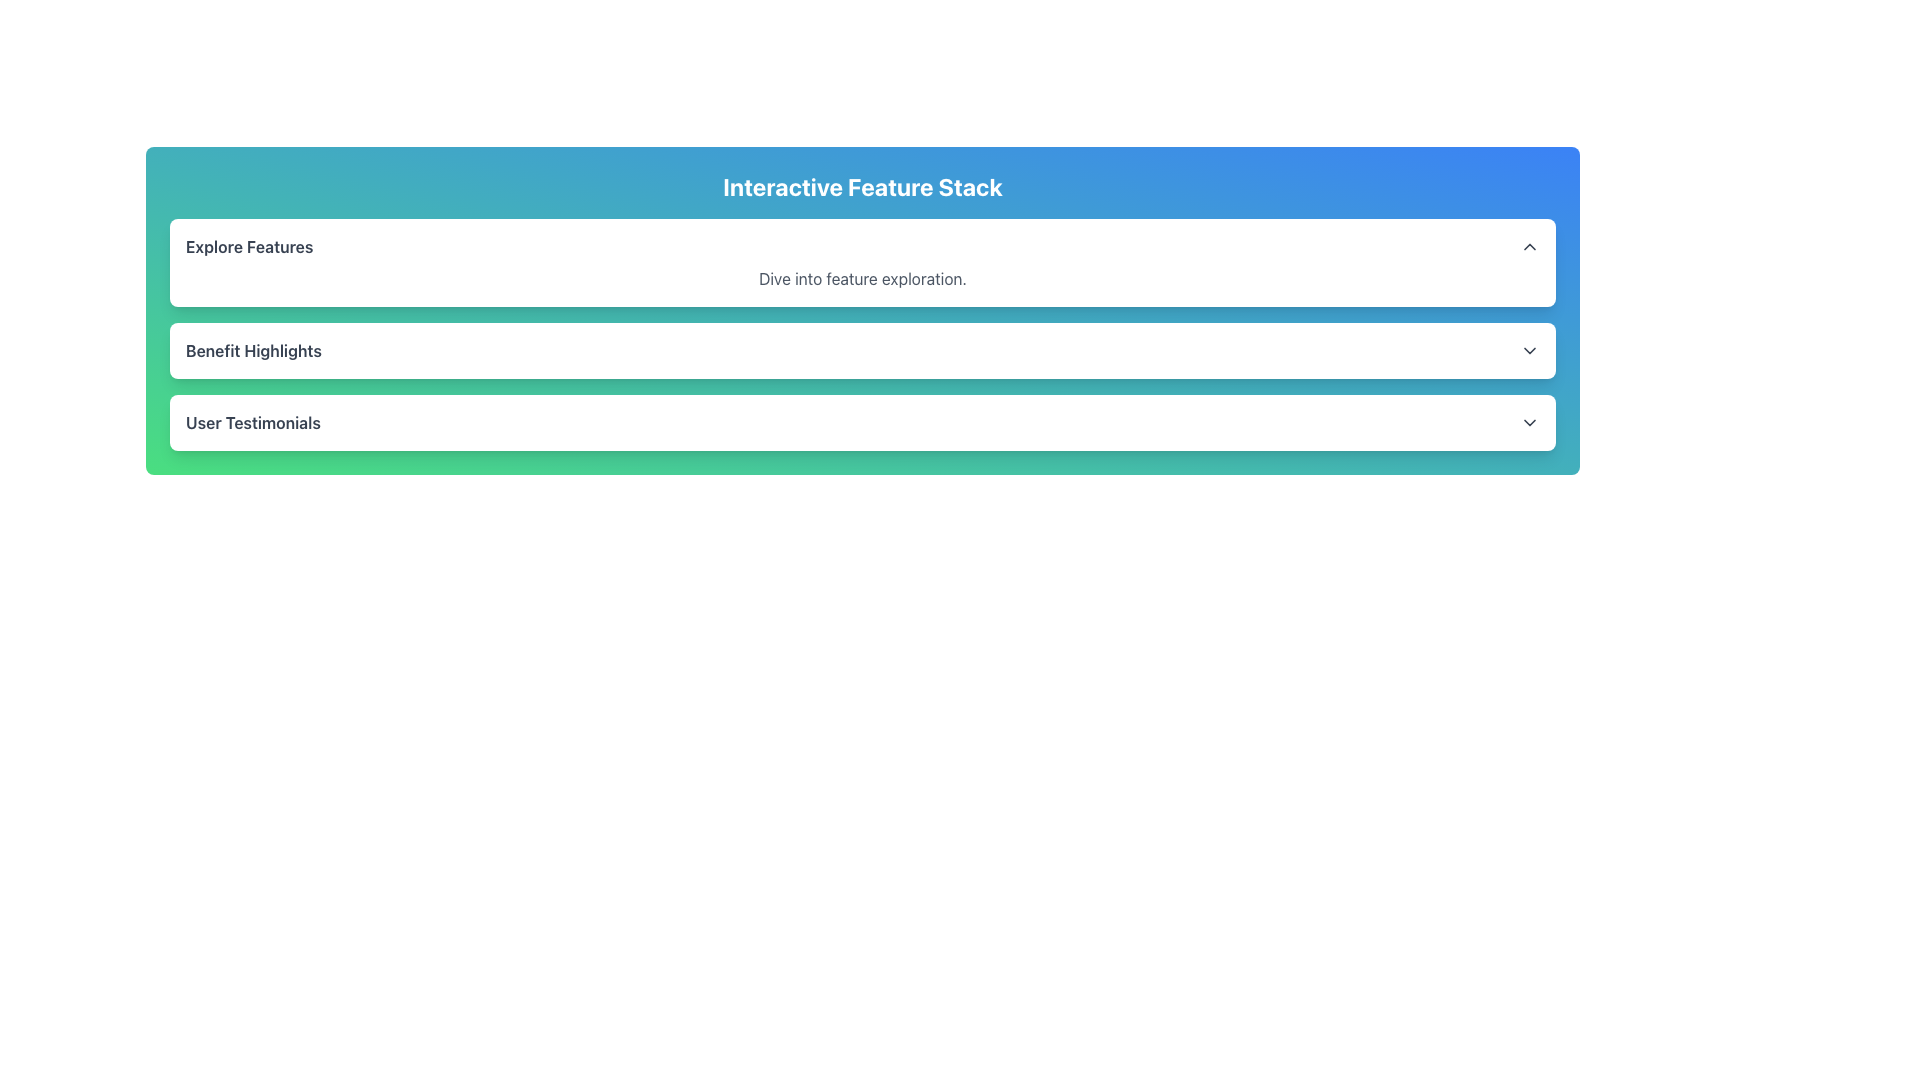 This screenshot has height=1080, width=1920. What do you see at coordinates (1529, 350) in the screenshot?
I see `the Dropdown indicator icon located at the far-right end of the 'Benefit Highlights' list item` at bounding box center [1529, 350].